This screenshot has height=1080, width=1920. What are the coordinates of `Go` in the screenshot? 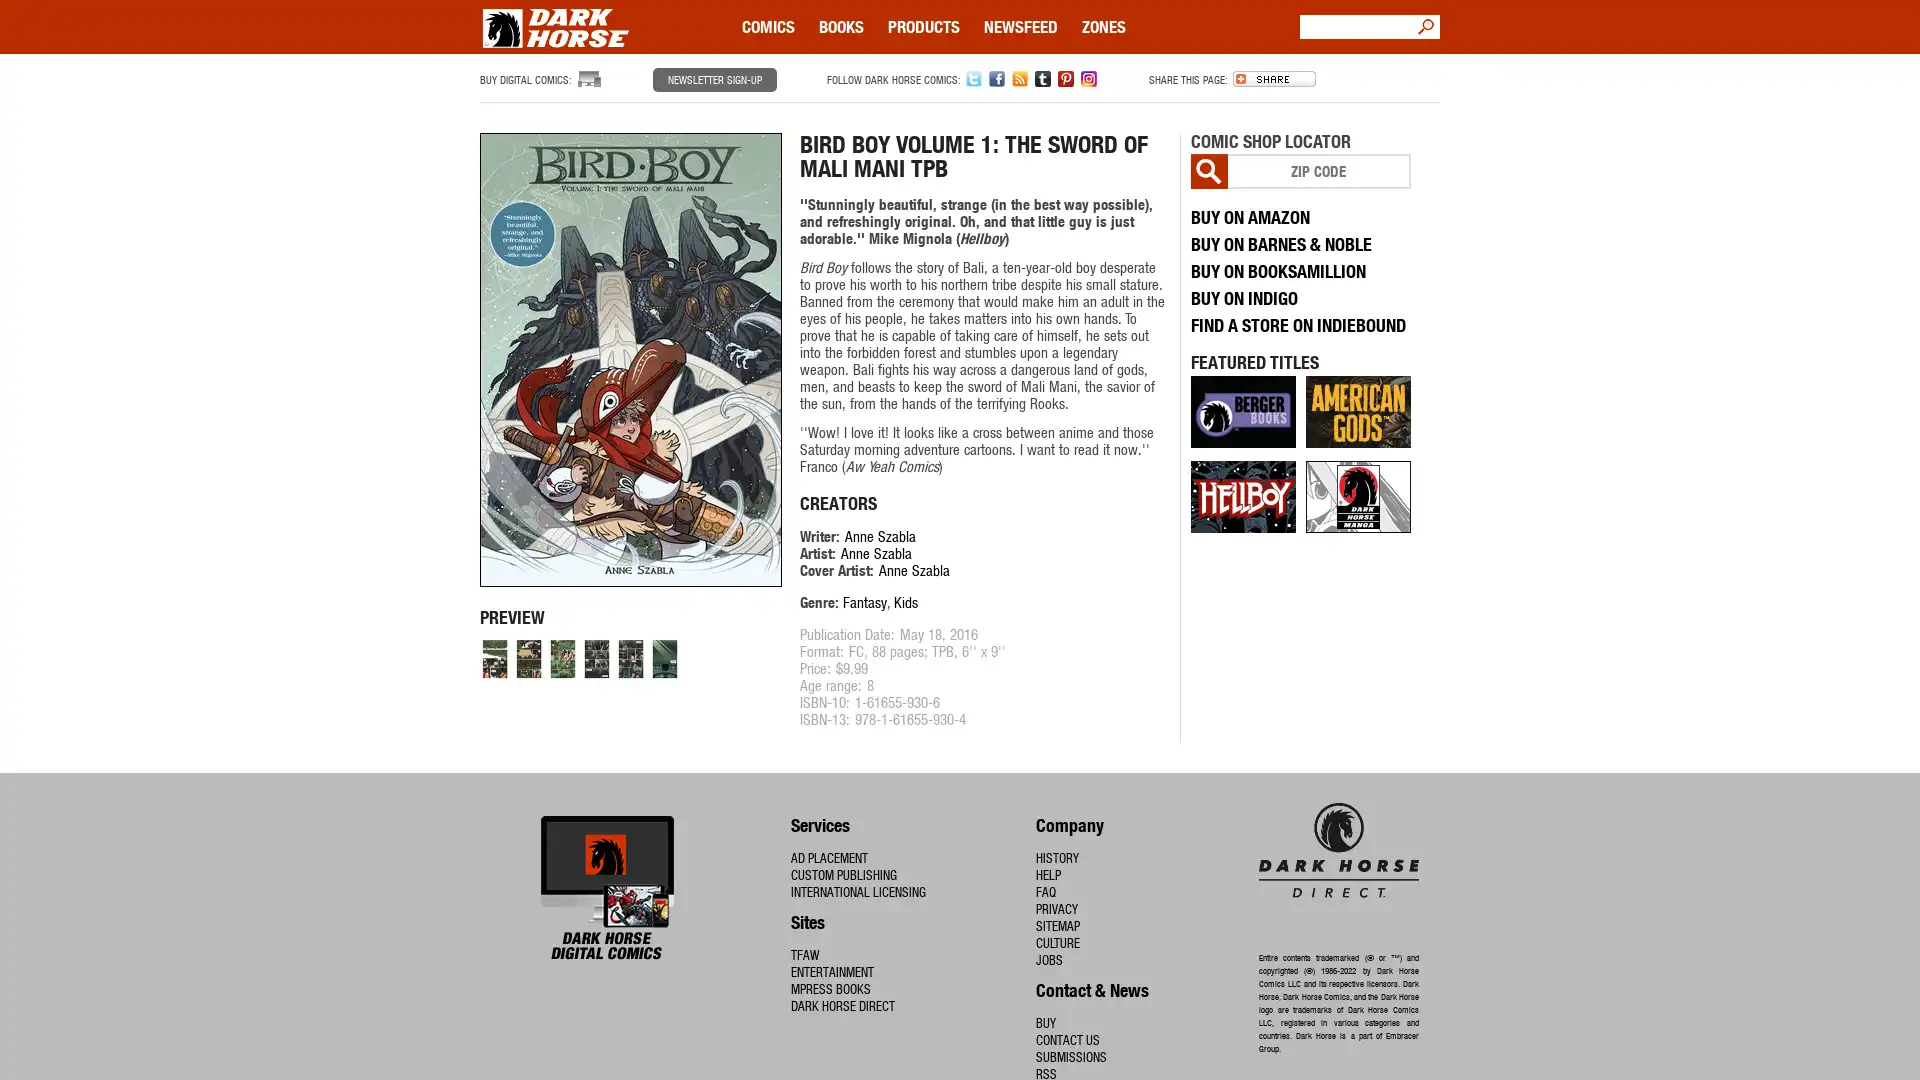 It's located at (1208, 169).